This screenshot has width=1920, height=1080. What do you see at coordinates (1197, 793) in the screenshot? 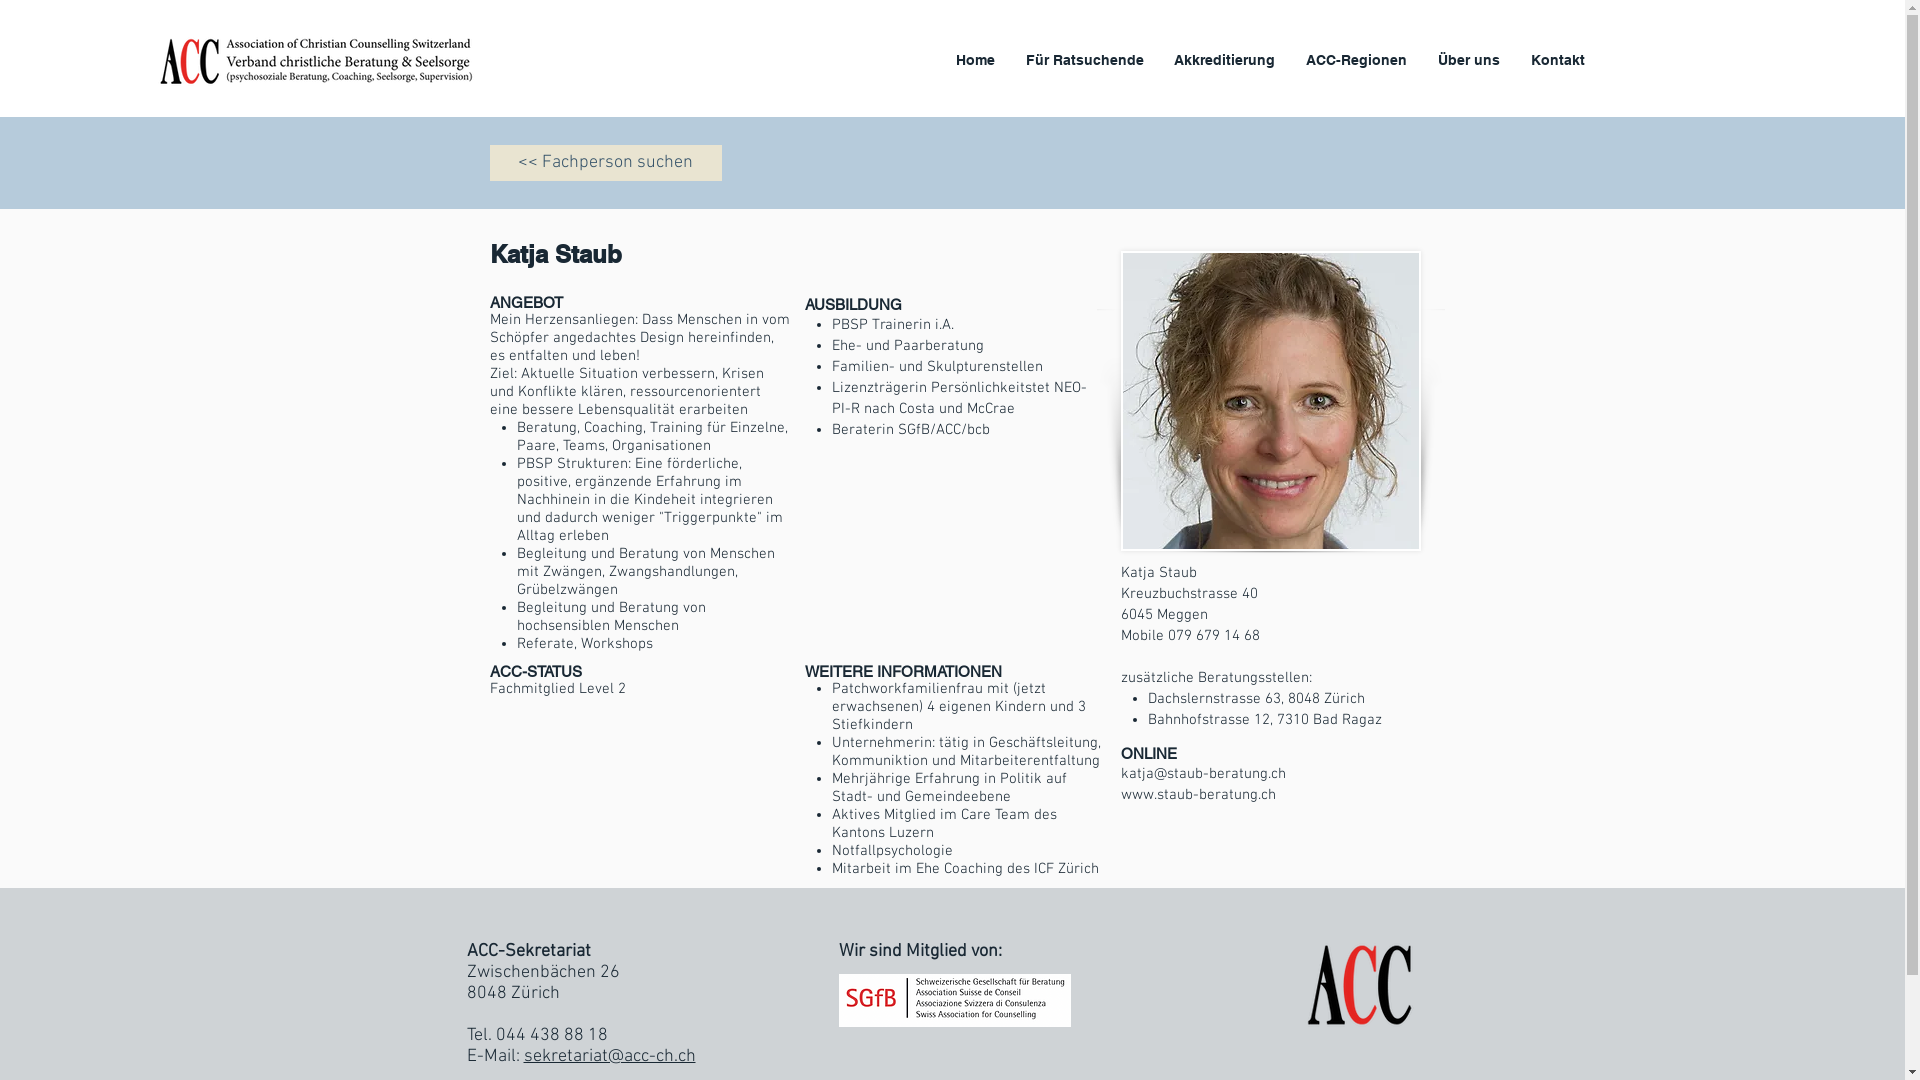
I see `'www.staub-beratung.ch'` at bounding box center [1197, 793].